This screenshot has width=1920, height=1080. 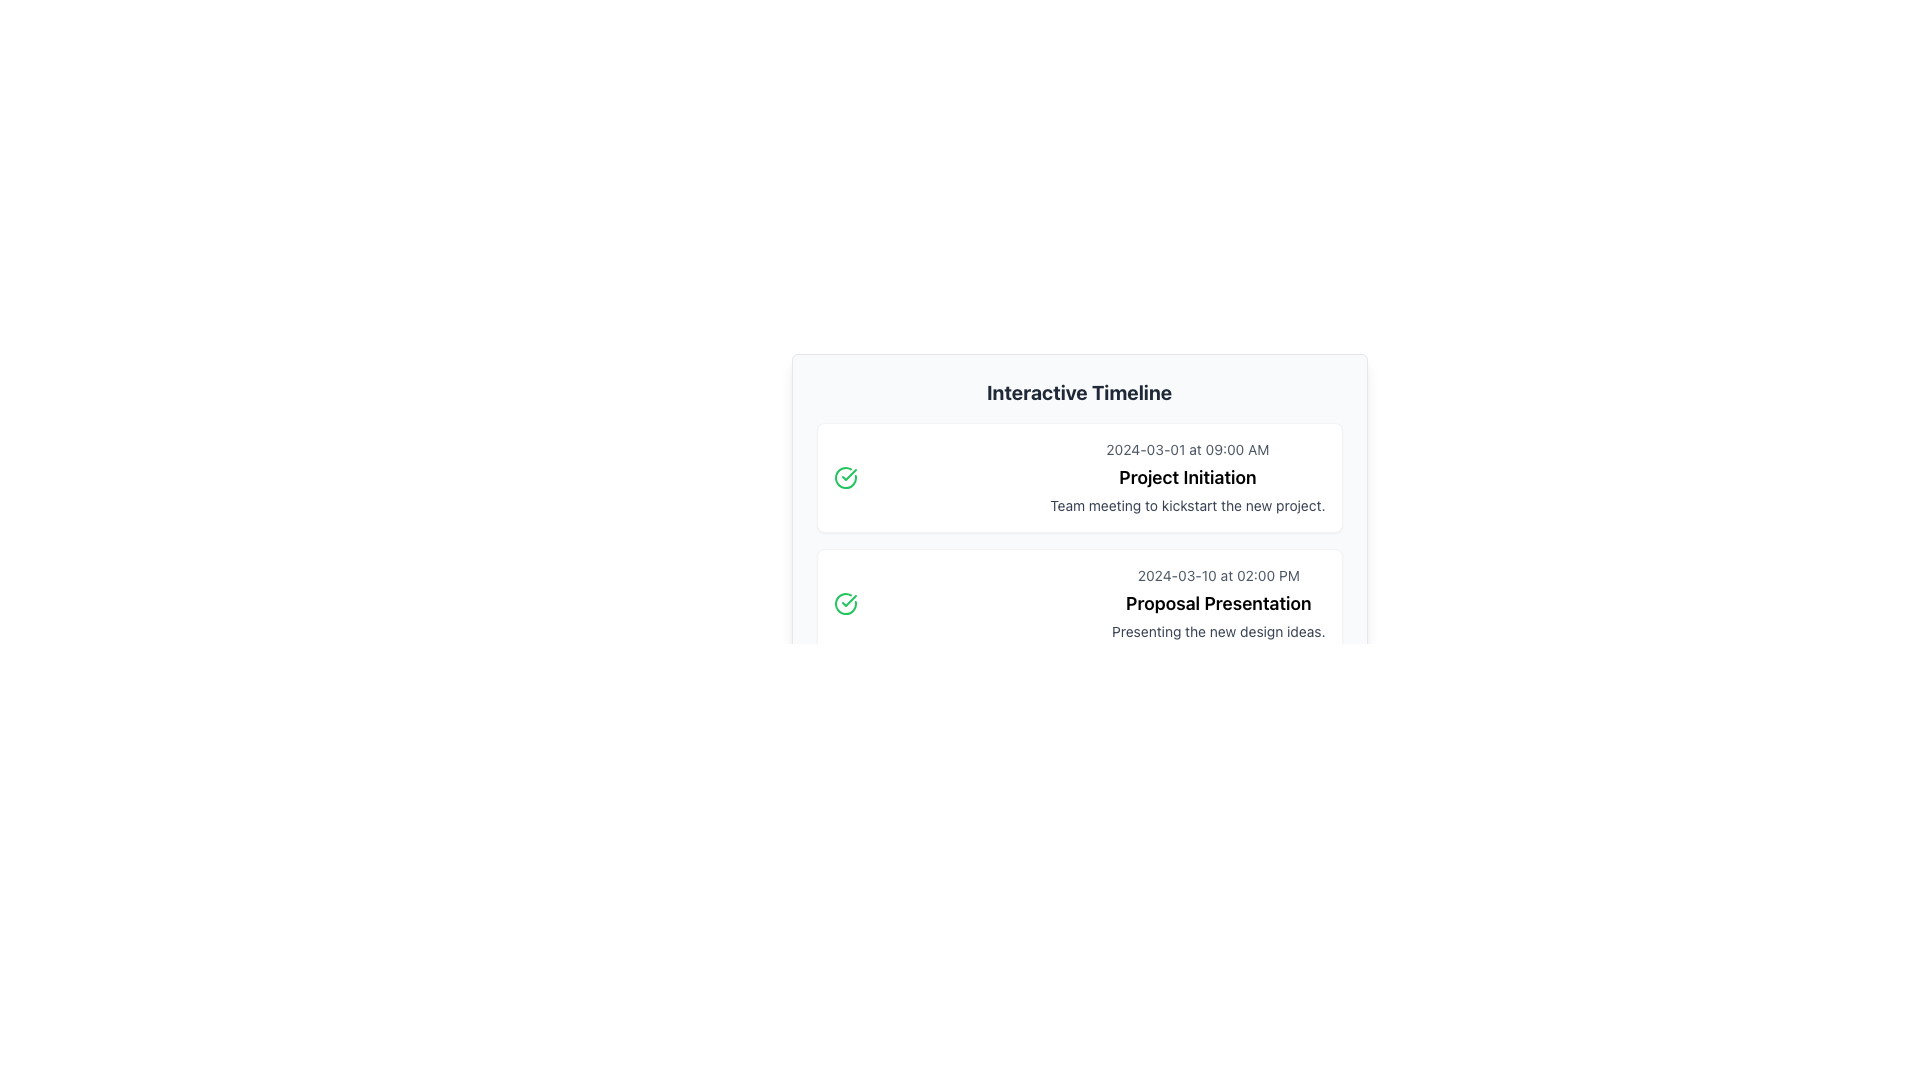 What do you see at coordinates (1078, 603) in the screenshot?
I see `the Timeline Event titled 'Proposal Presentation' scheduled for March 10, 2024, at 2:00 PM, which is located below the 'Project Initiation' event in the vertical timeline interface` at bounding box center [1078, 603].